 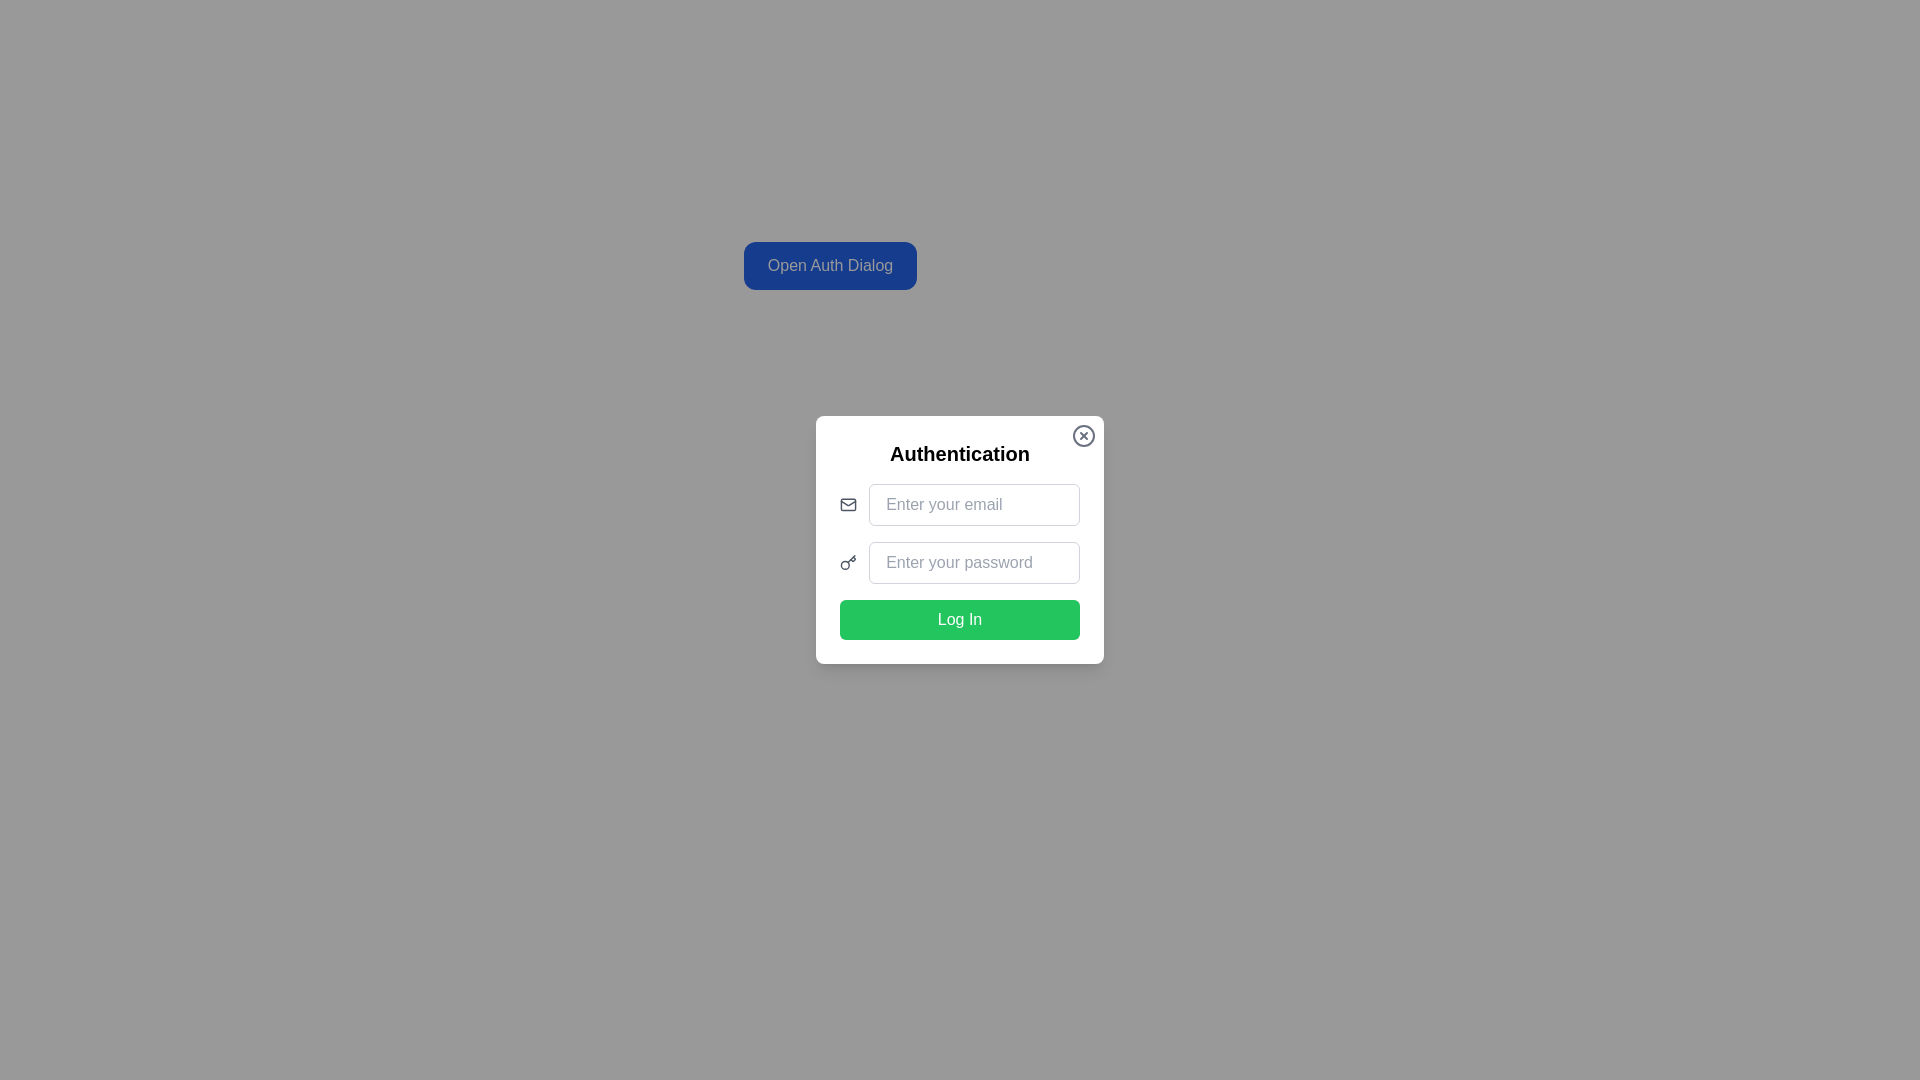 I want to click on the static text element that serves as a heading for the authentication dialog box, located at the center top of the dialog interface, so click(x=960, y=454).